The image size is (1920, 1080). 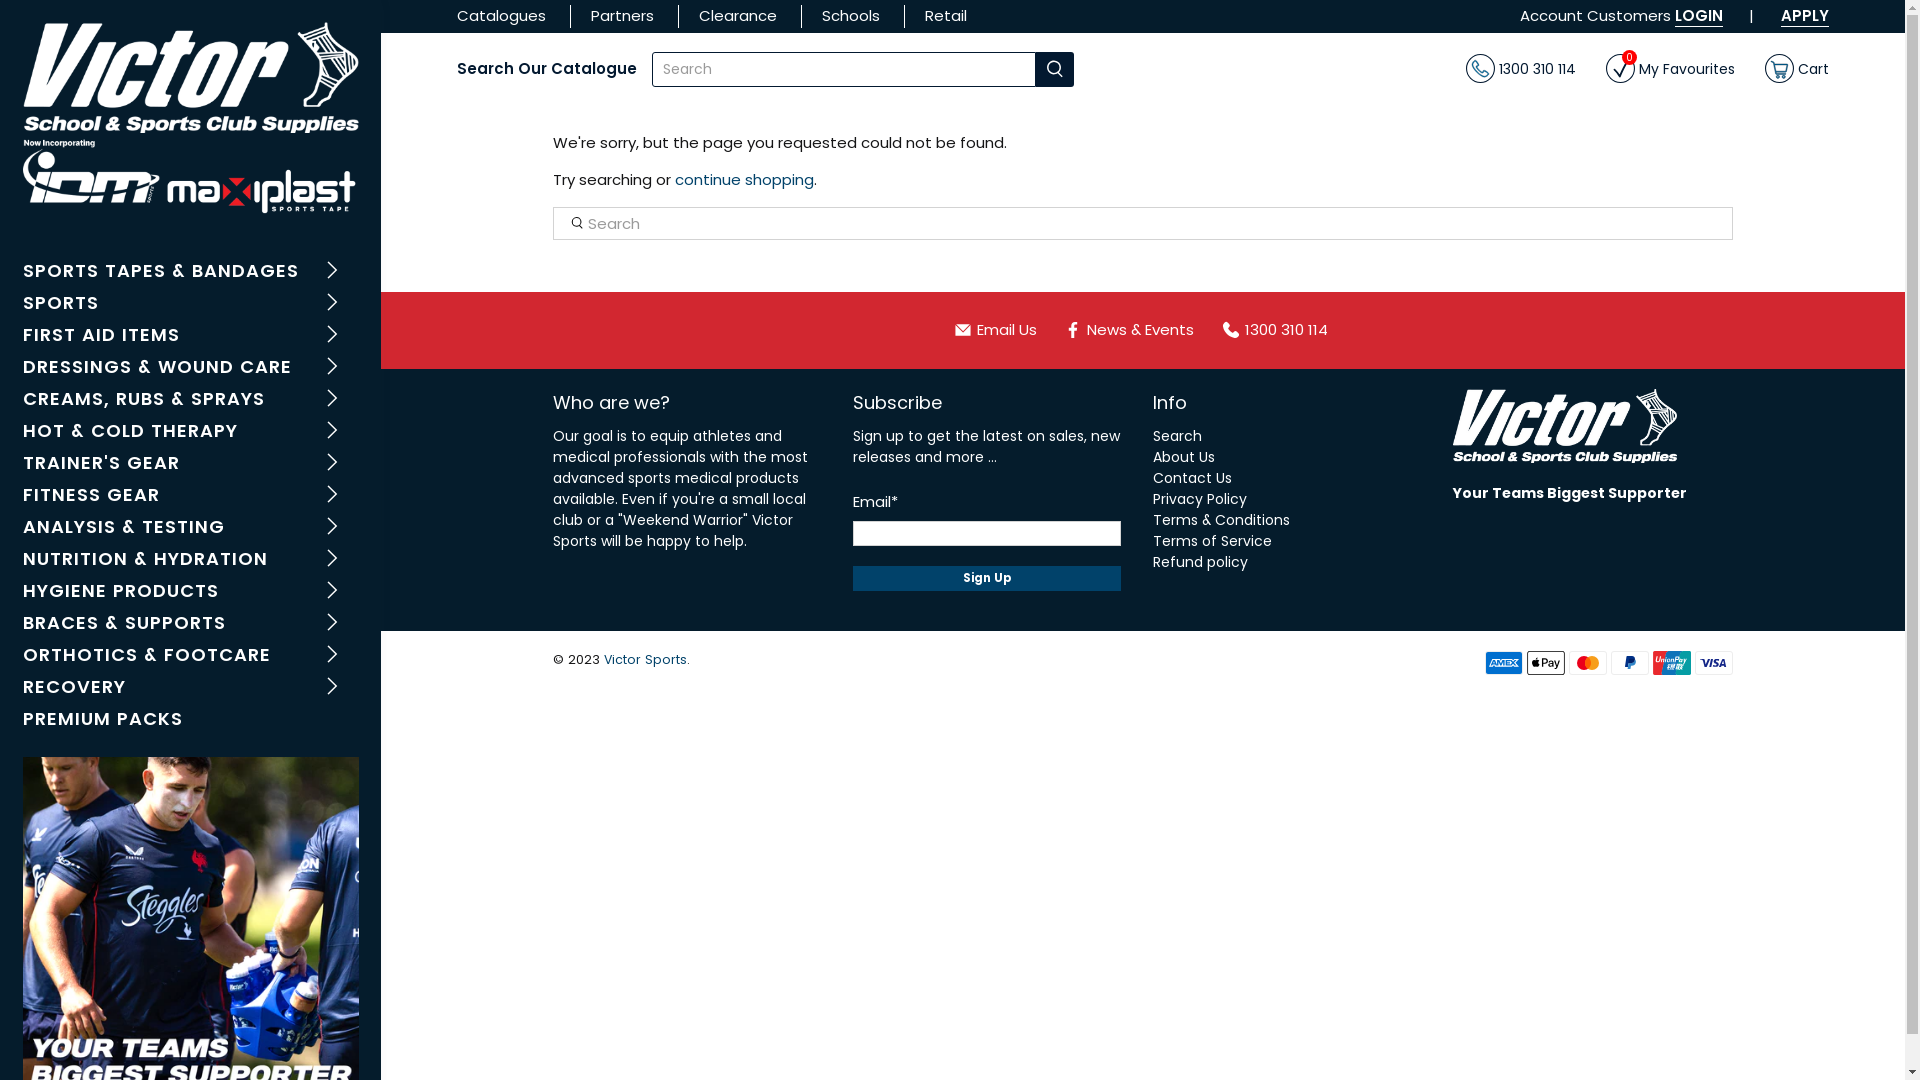 What do you see at coordinates (190, 304) in the screenshot?
I see `'SPORTS'` at bounding box center [190, 304].